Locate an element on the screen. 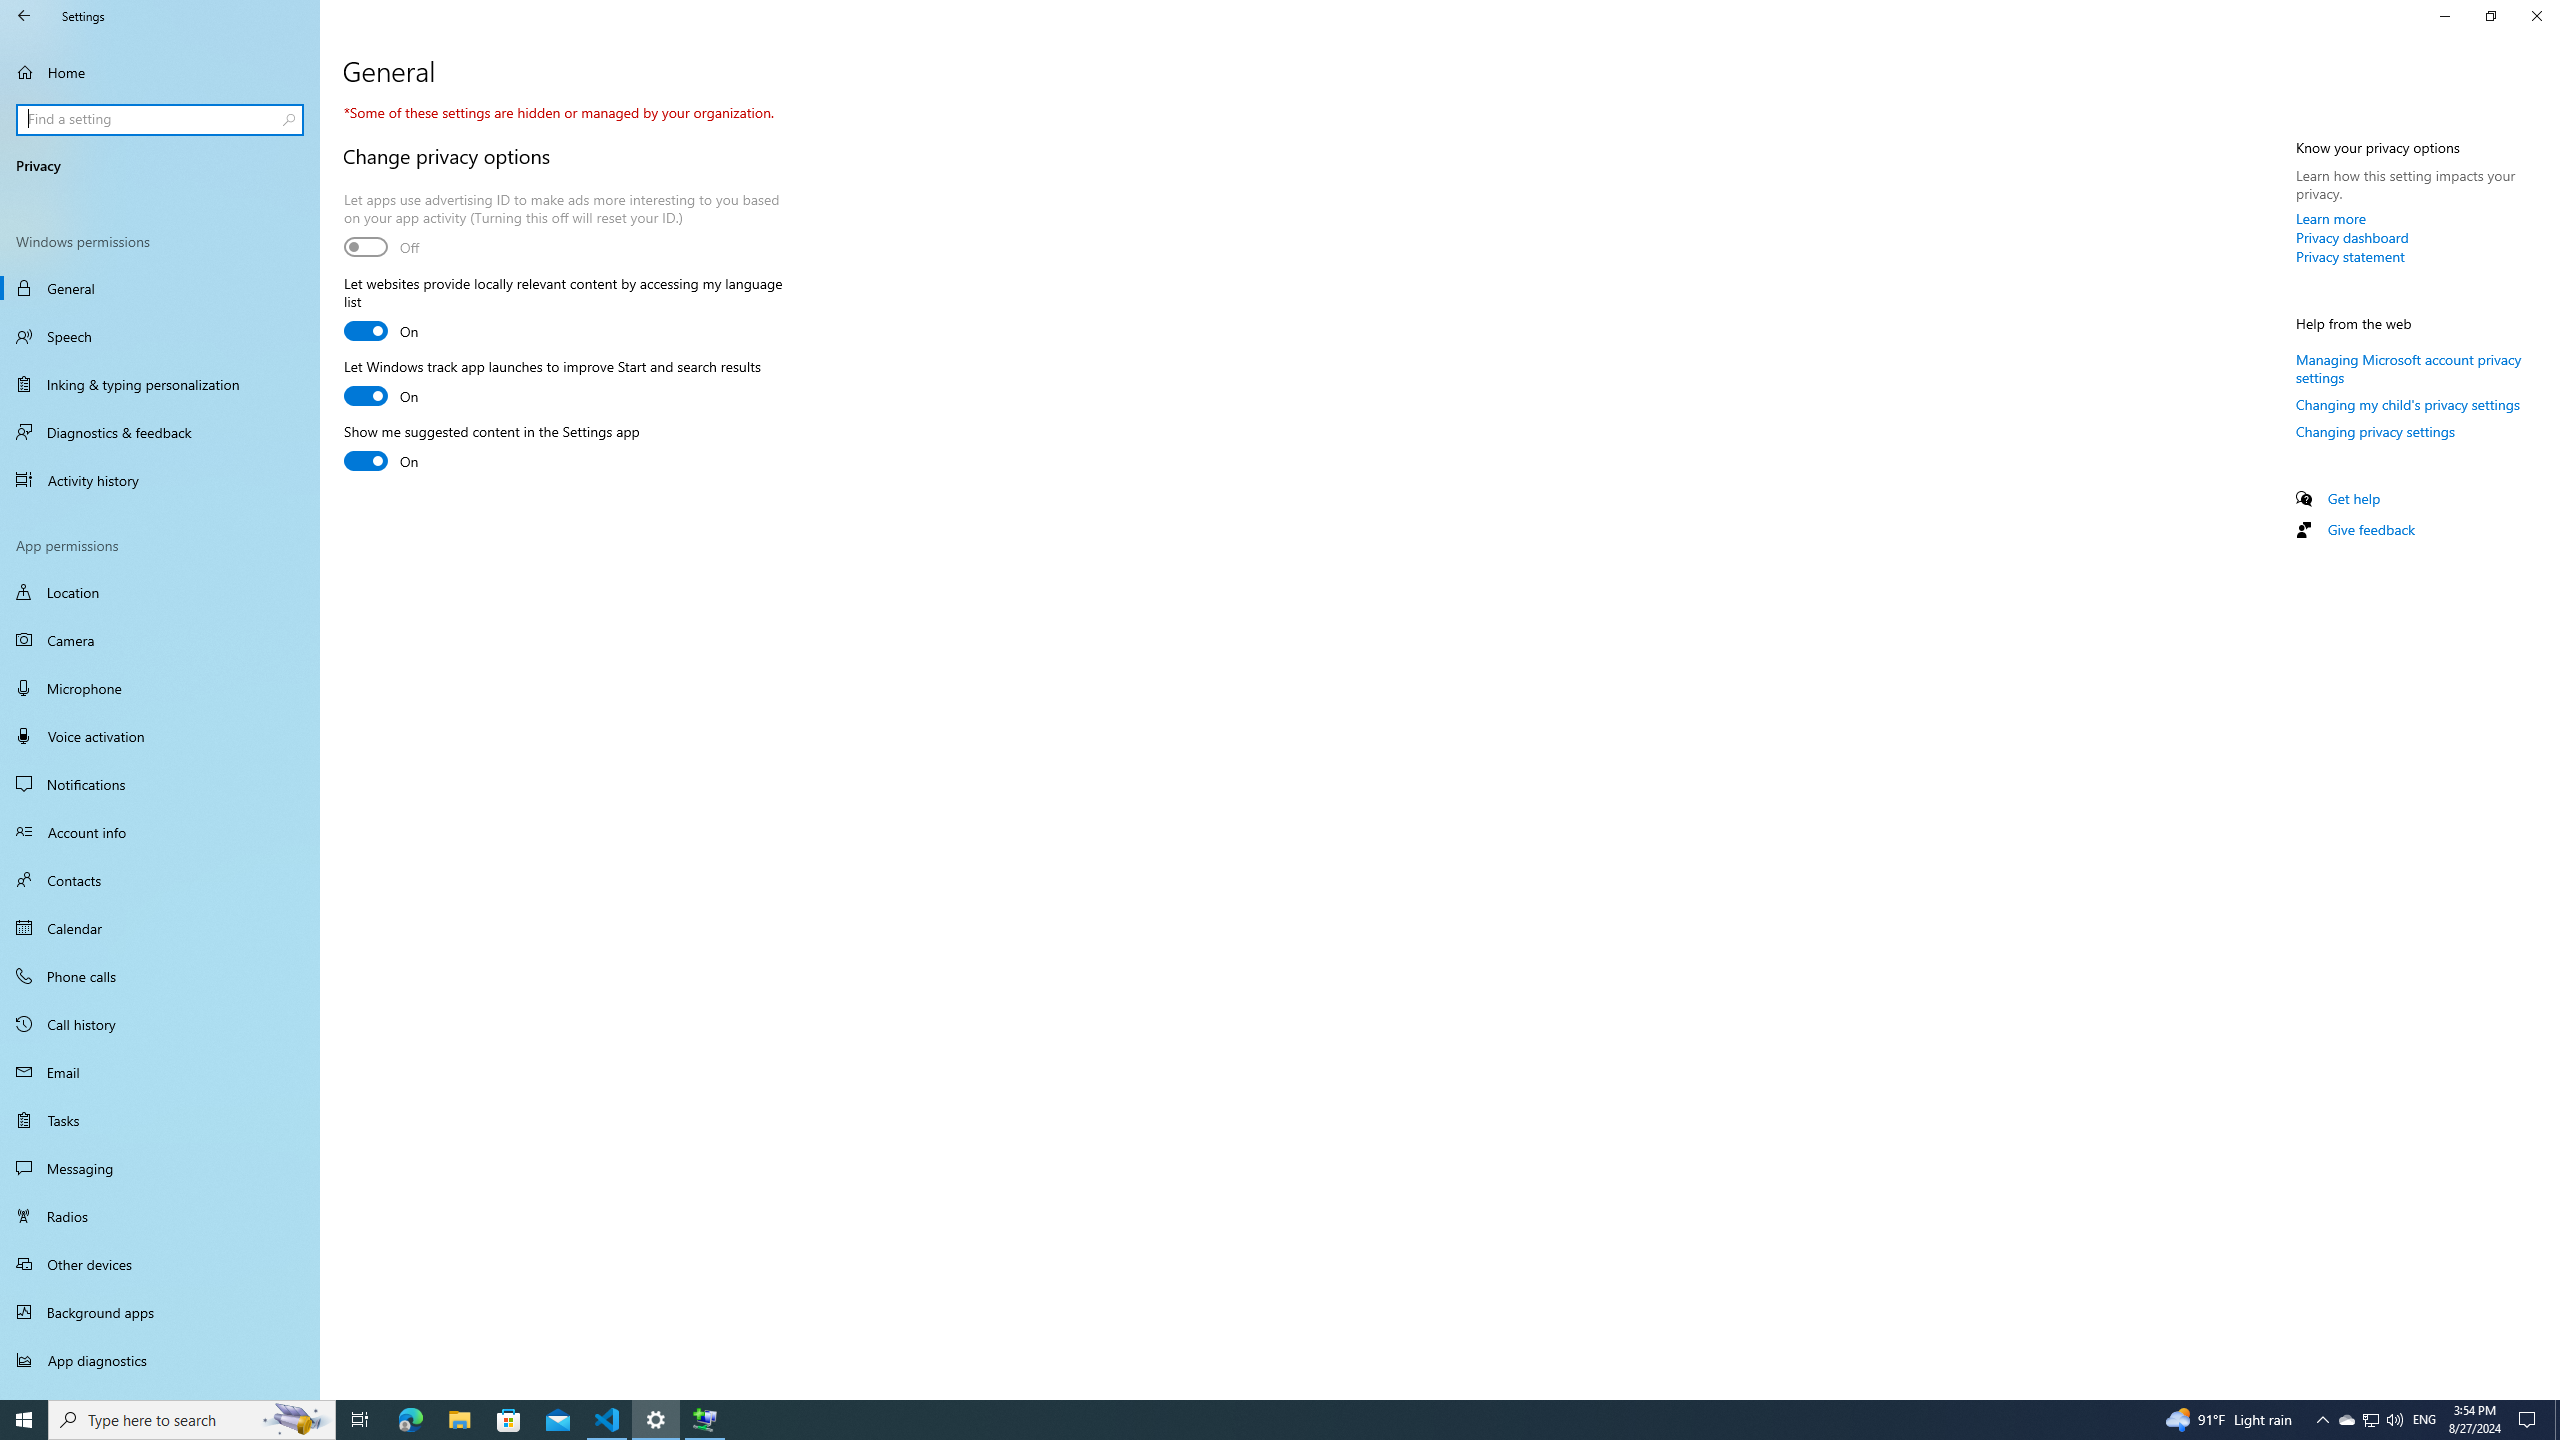 This screenshot has height=1440, width=2560. 'Extensible Wizards Host Process - 1 running window' is located at coordinates (705, 1418).